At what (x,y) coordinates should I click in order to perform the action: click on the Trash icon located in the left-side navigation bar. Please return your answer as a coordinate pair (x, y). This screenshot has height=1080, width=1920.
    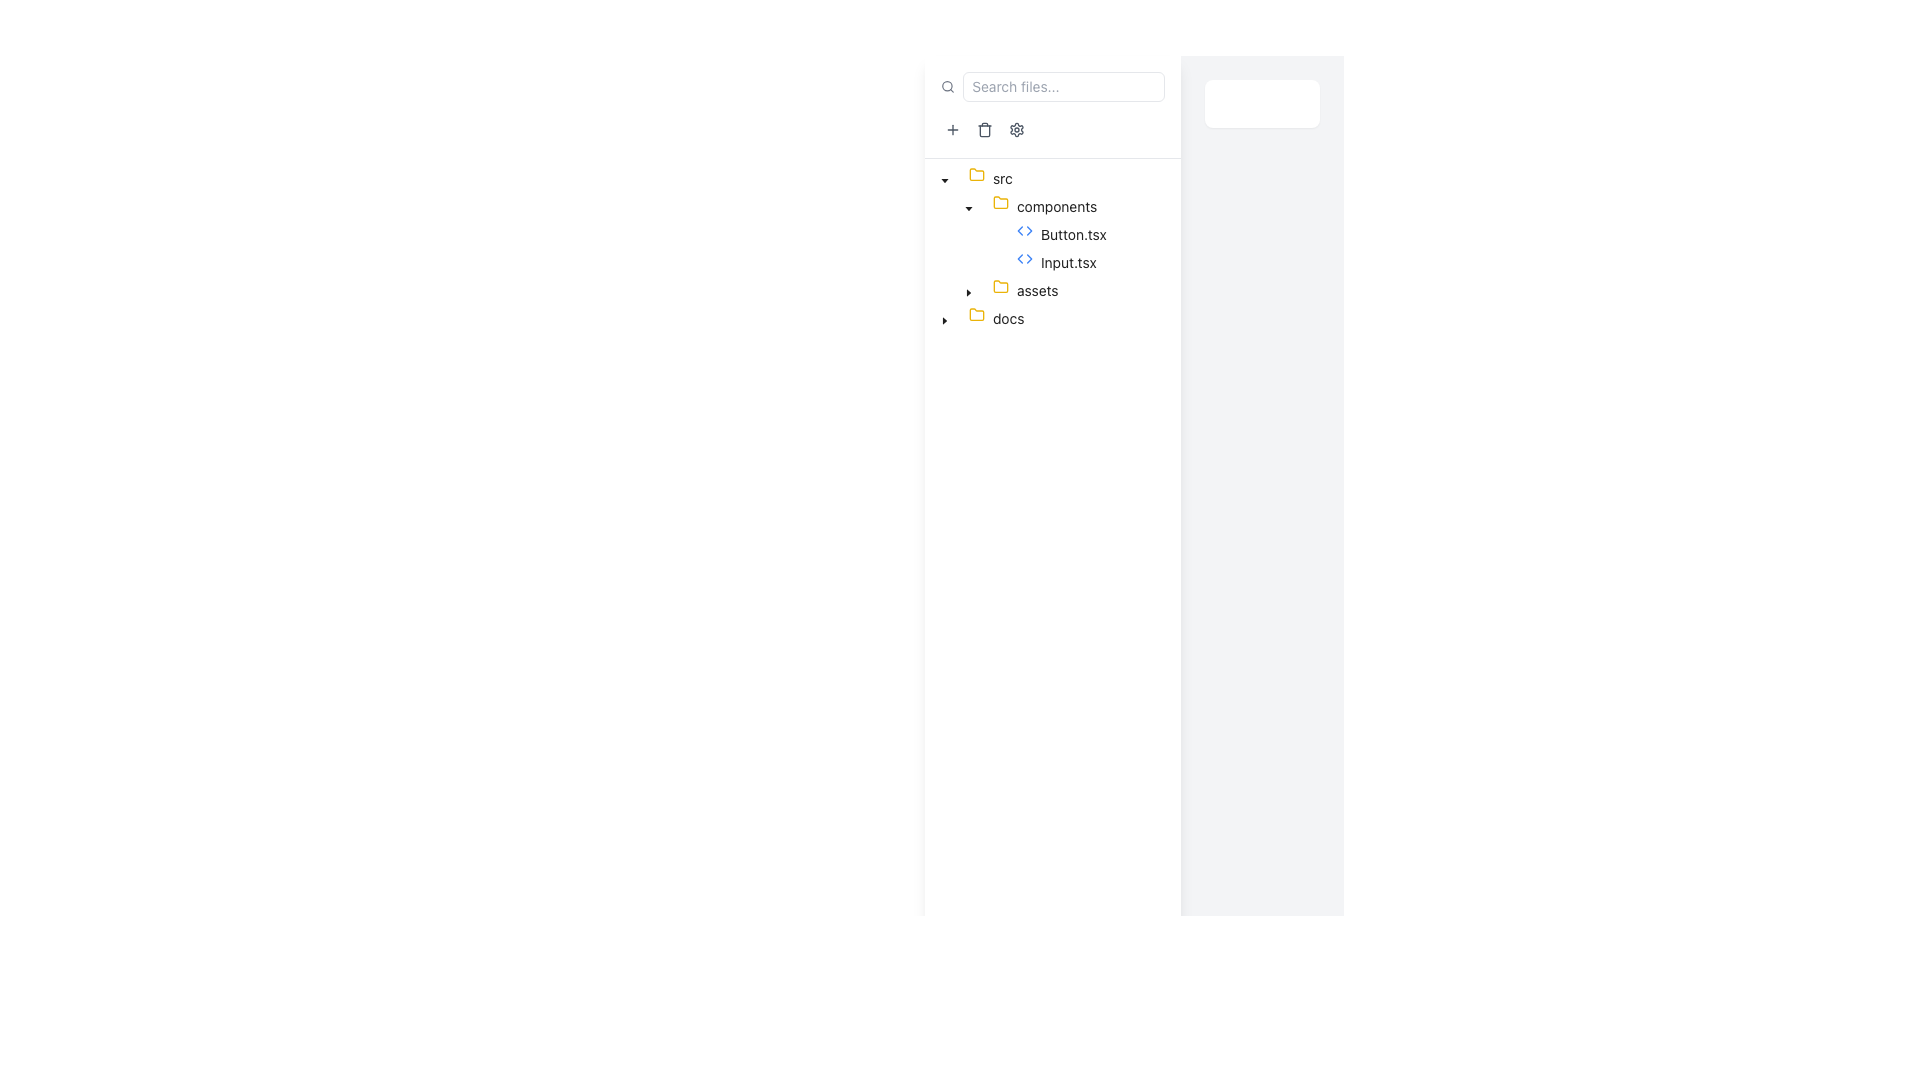
    Looking at the image, I should click on (984, 130).